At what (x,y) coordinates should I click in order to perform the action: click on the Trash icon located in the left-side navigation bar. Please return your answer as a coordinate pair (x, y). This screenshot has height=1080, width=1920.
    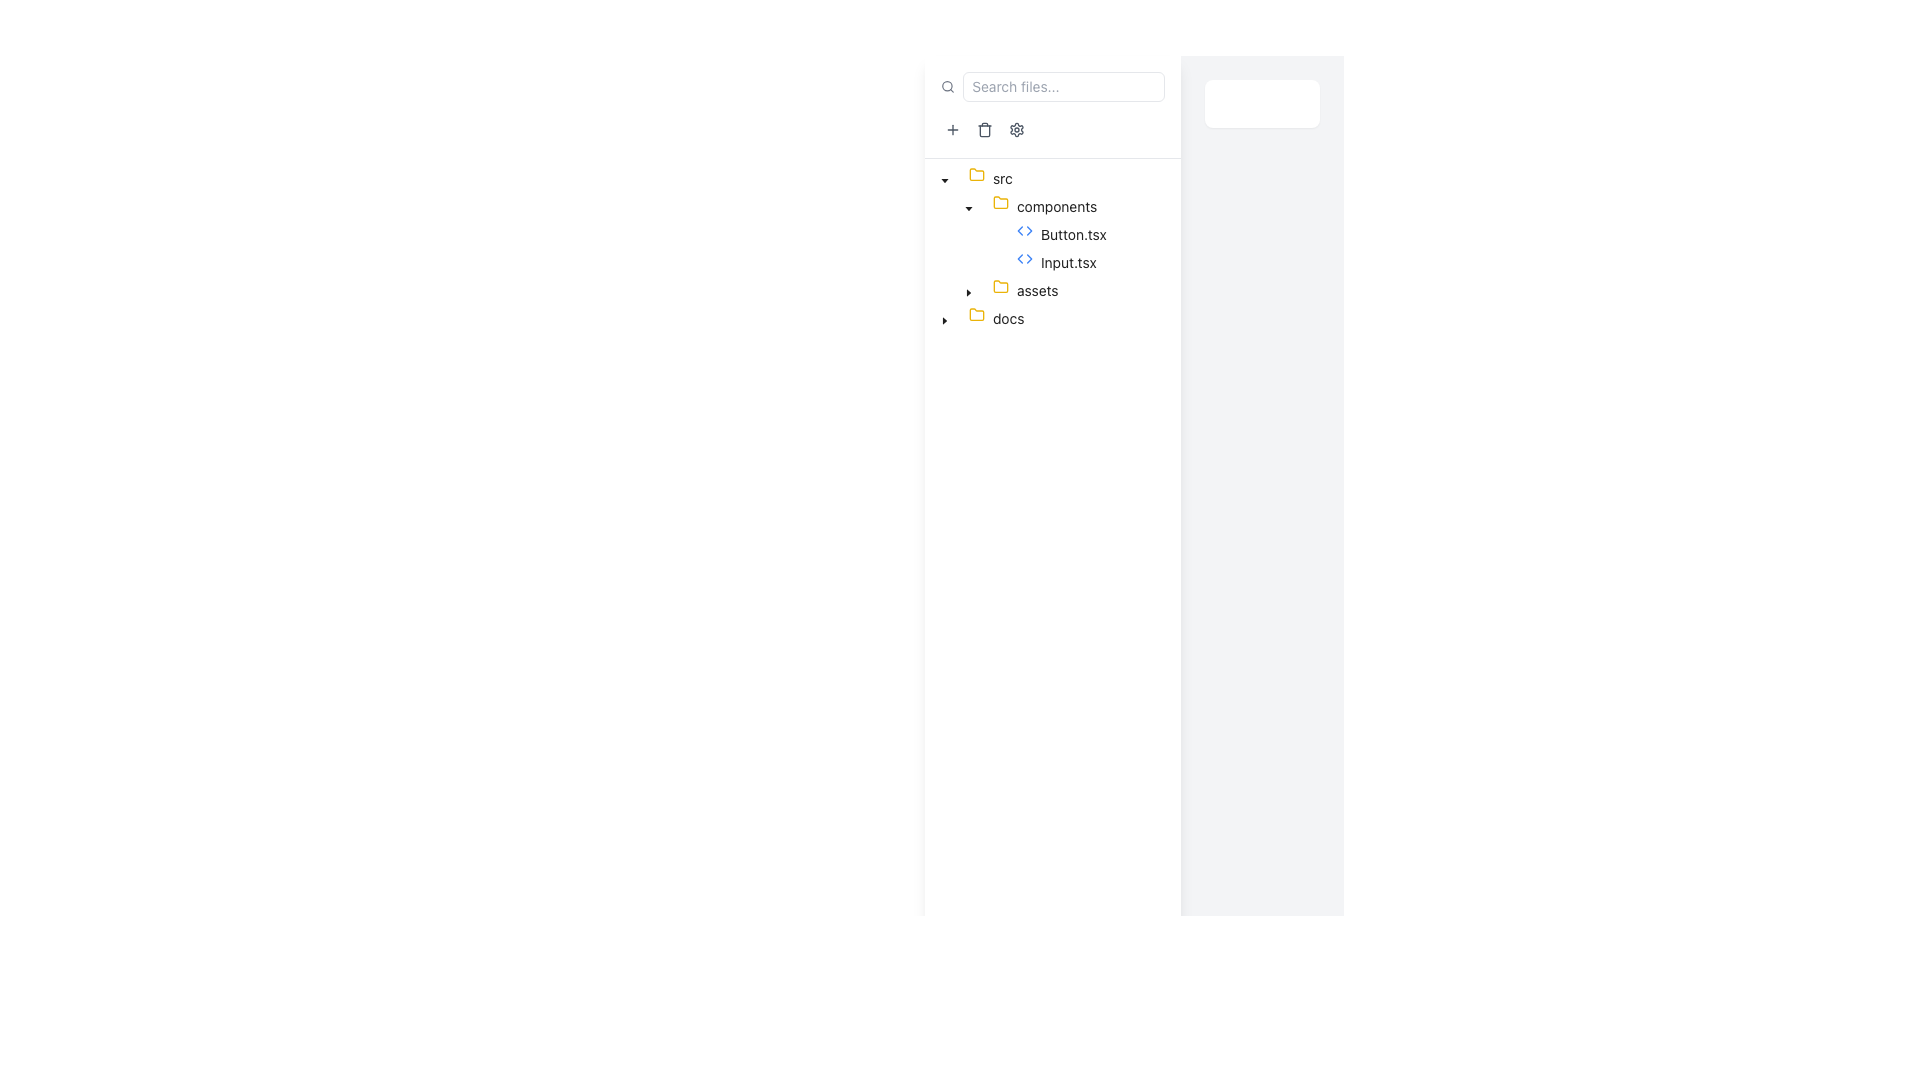
    Looking at the image, I should click on (984, 130).